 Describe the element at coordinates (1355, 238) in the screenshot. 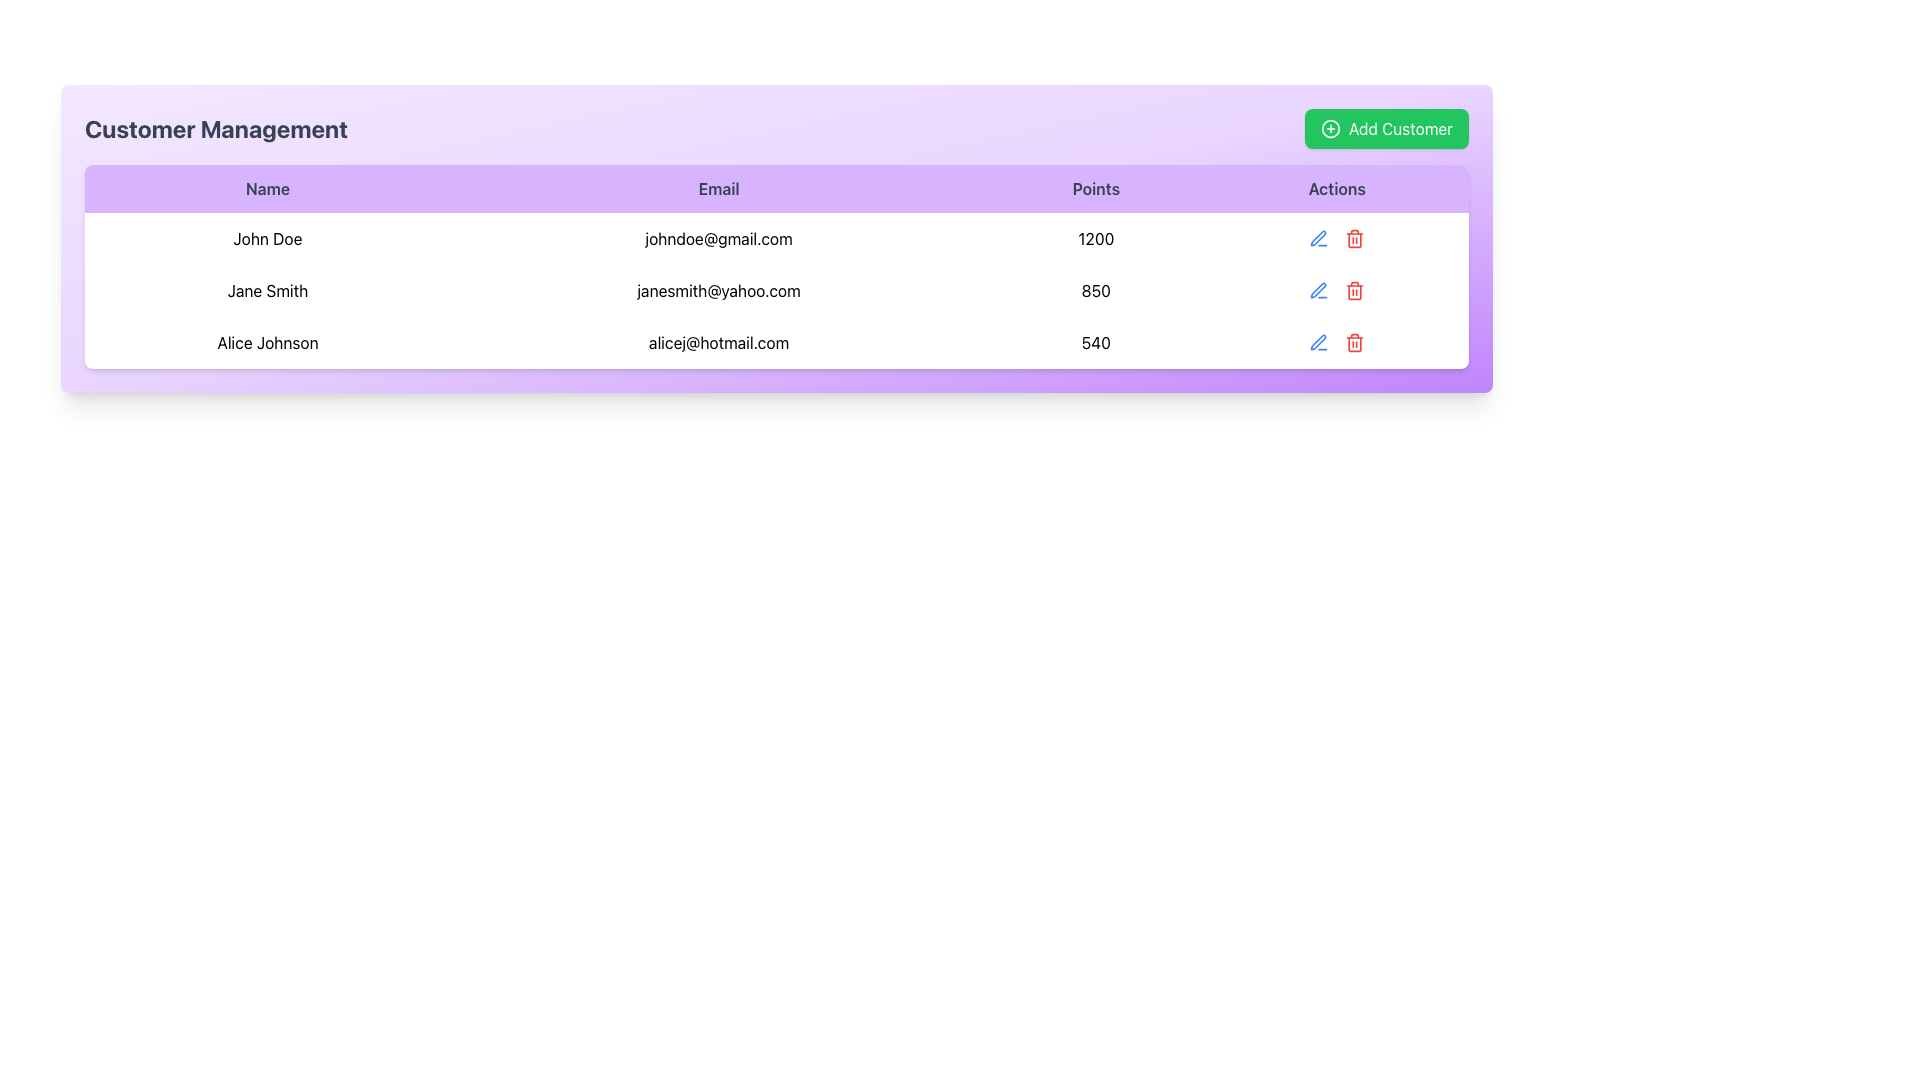

I see `the delete button located in the 'Actions' column of the table for the user 'Jane Smith'` at that location.